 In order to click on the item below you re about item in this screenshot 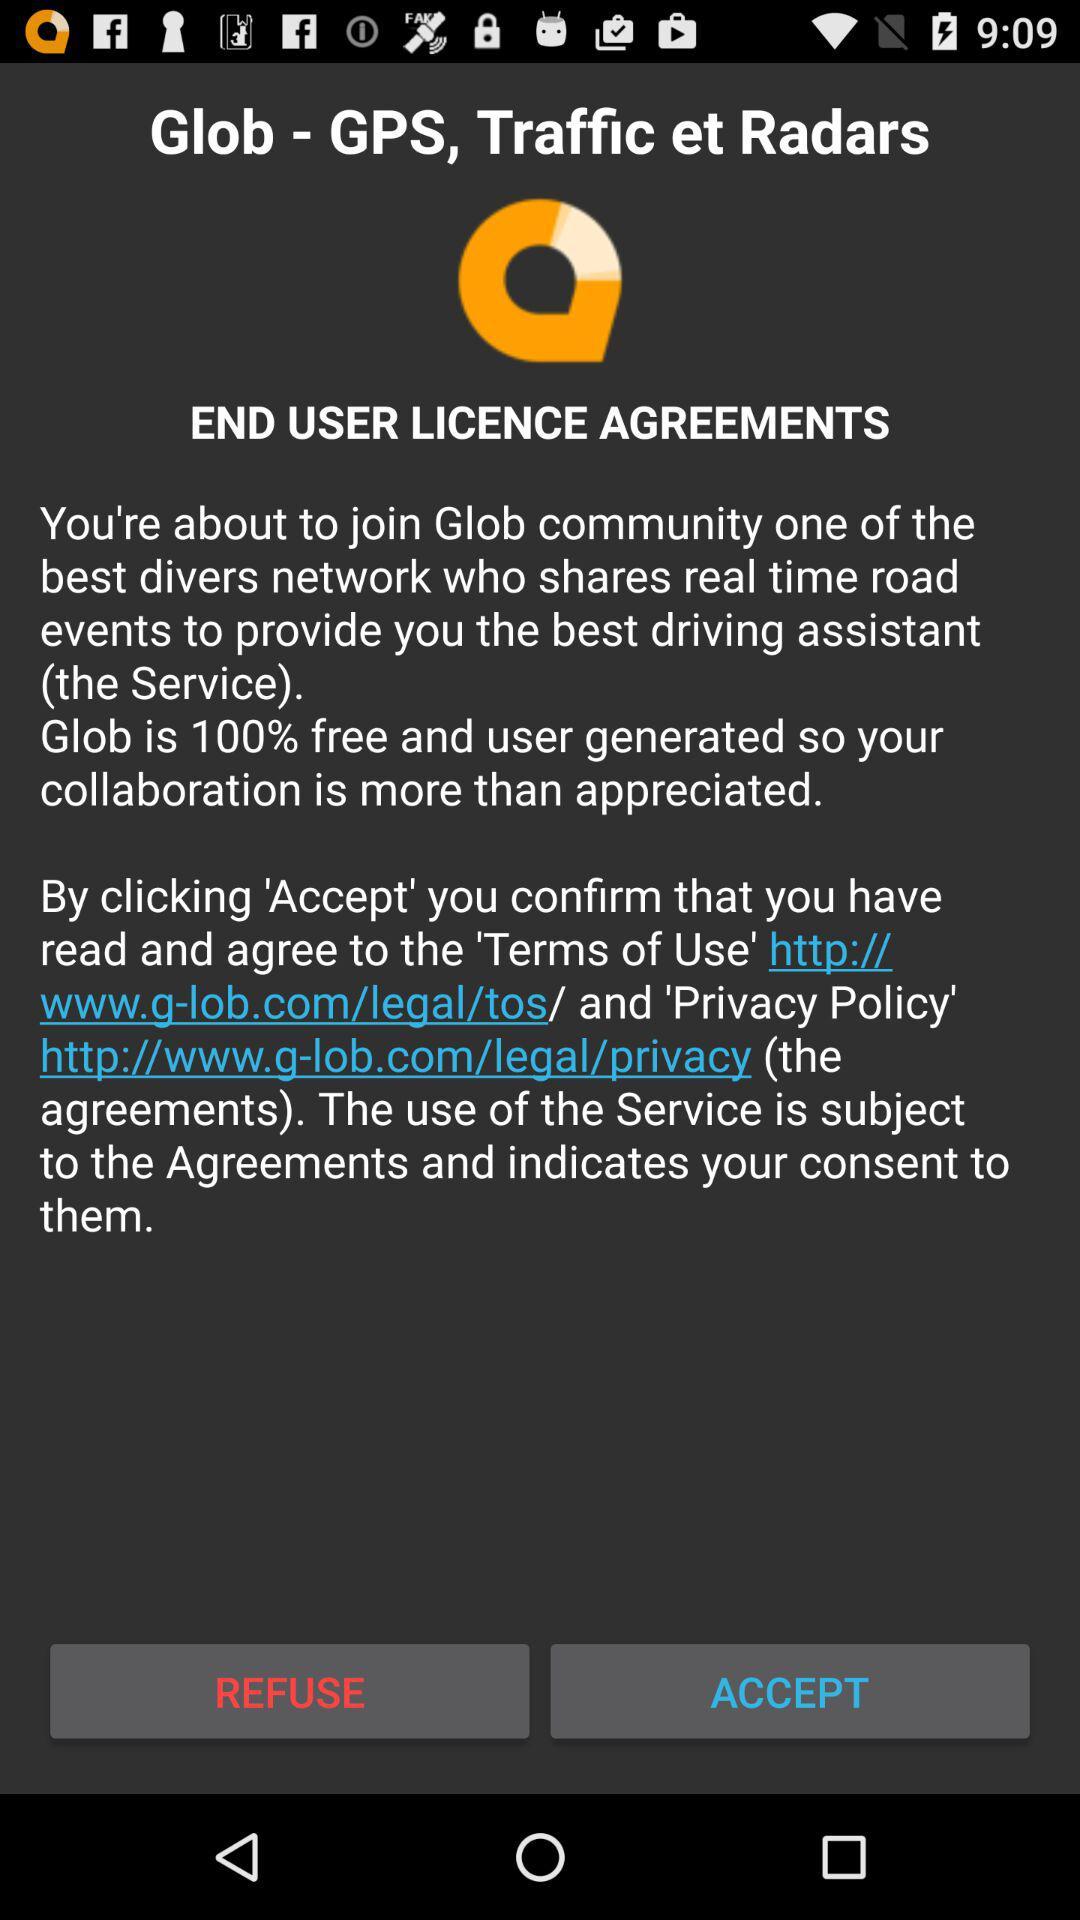, I will do `click(289, 1690)`.